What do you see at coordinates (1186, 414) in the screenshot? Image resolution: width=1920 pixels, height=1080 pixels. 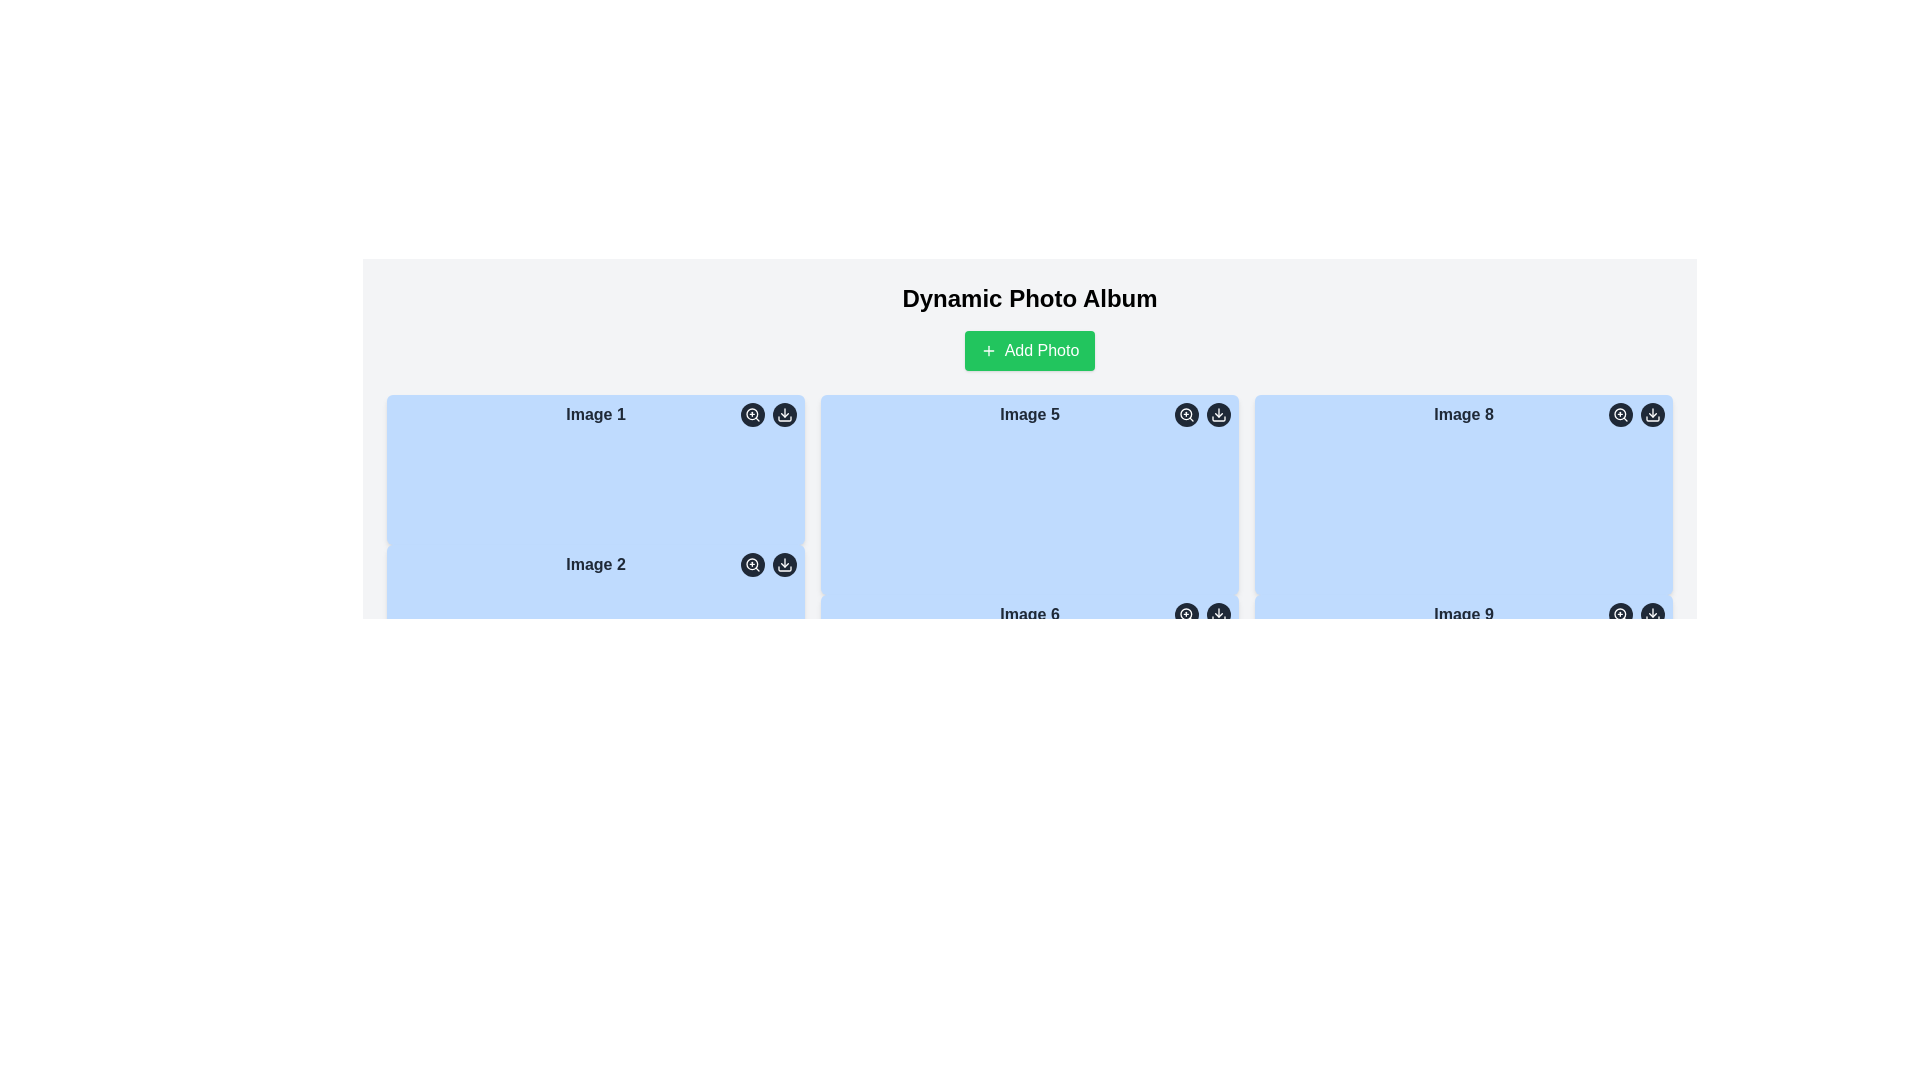 I see `the zoom button for 'Image 5' located at the top-right corner of the card` at bounding box center [1186, 414].